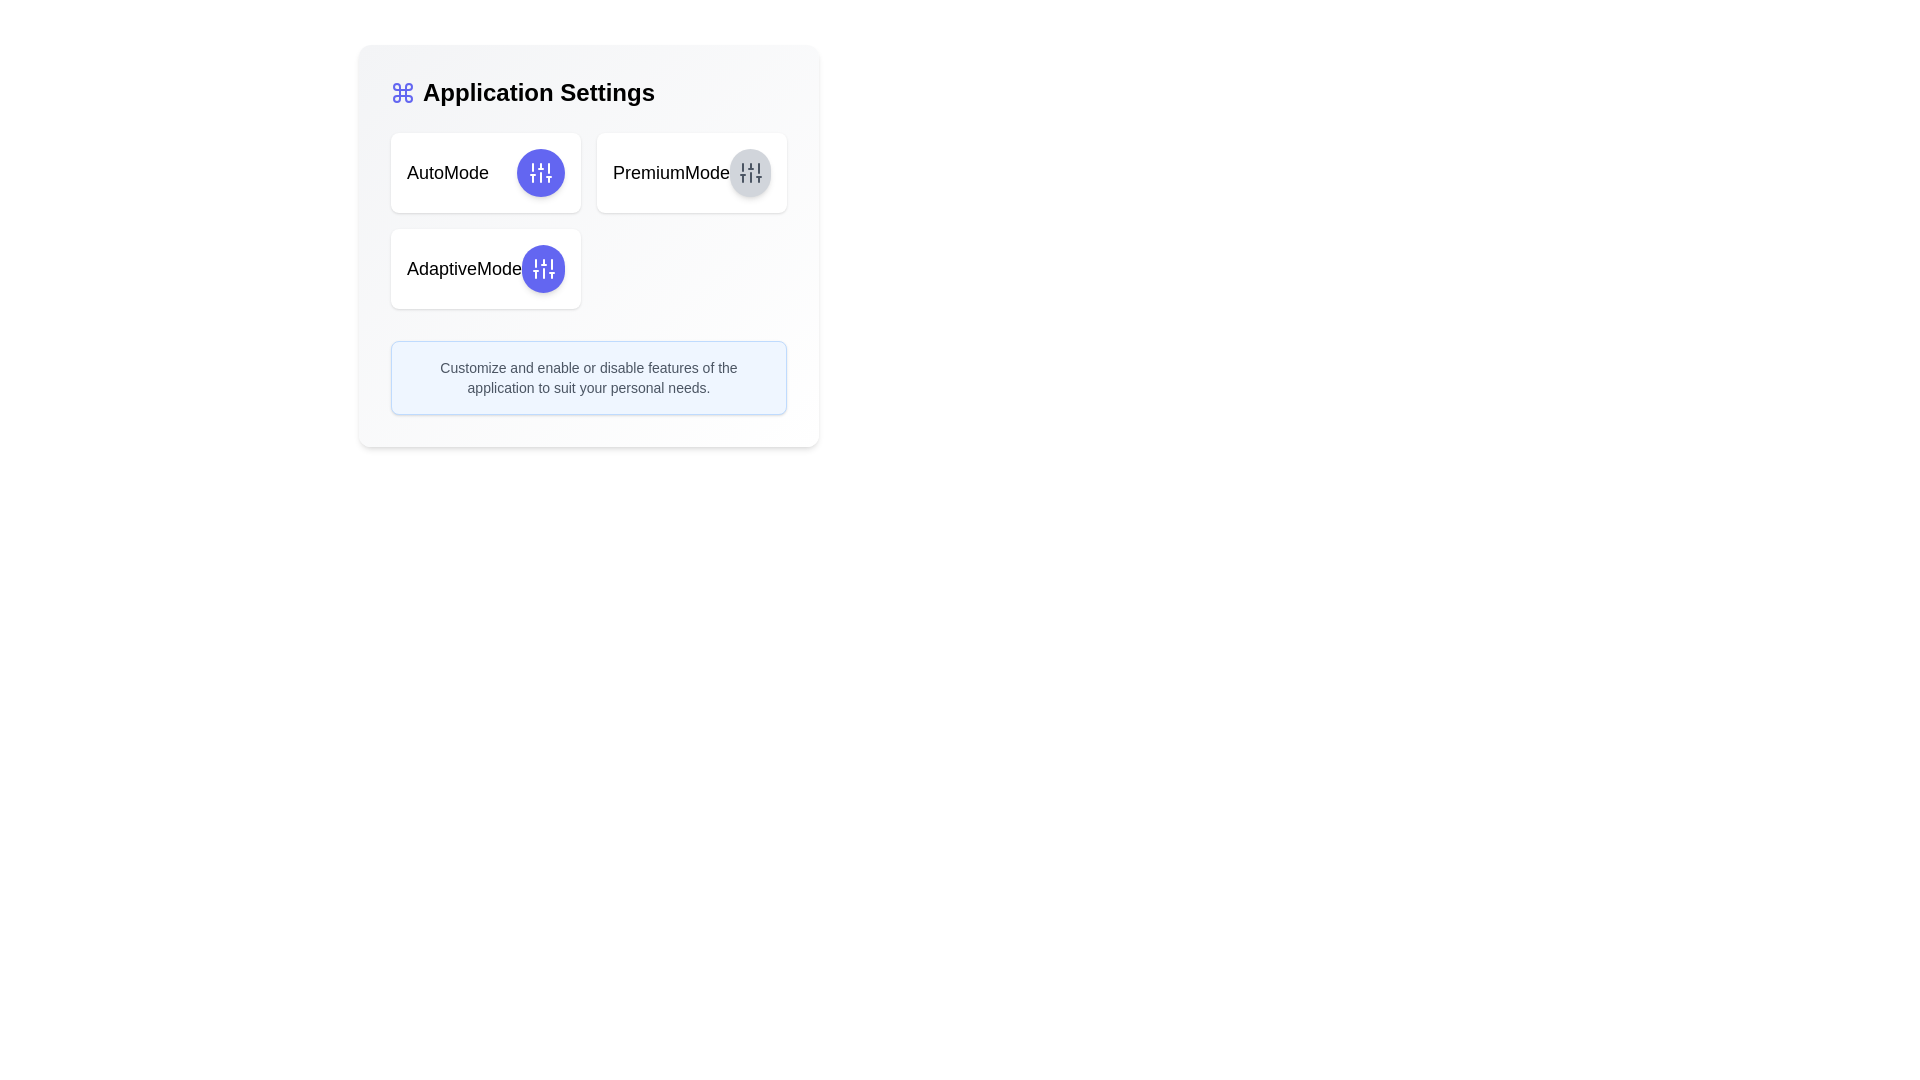  Describe the element at coordinates (588, 92) in the screenshot. I see `the Text Label with Icon that indicates application settings to distinguish the section based on the label` at that location.